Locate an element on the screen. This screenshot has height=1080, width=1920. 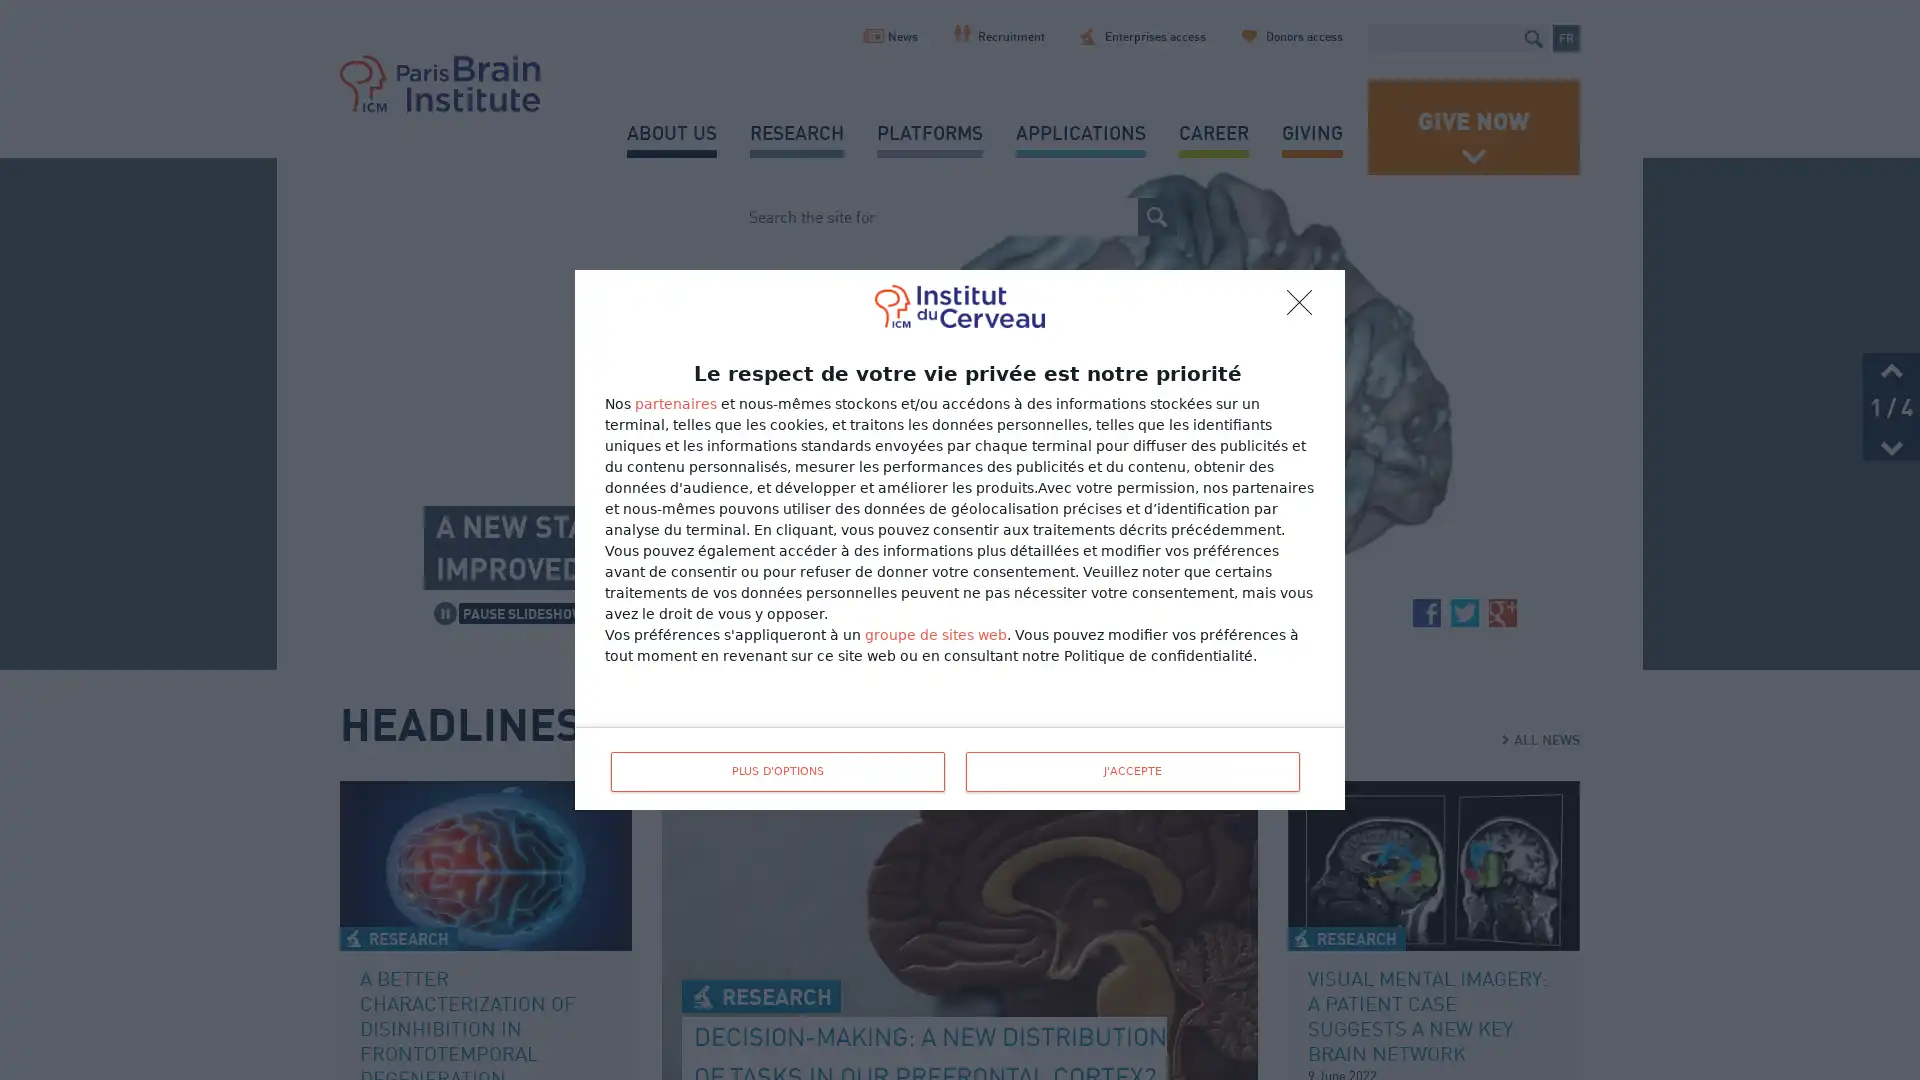
PLUS D'OPTIONS is located at coordinates (776, 770).